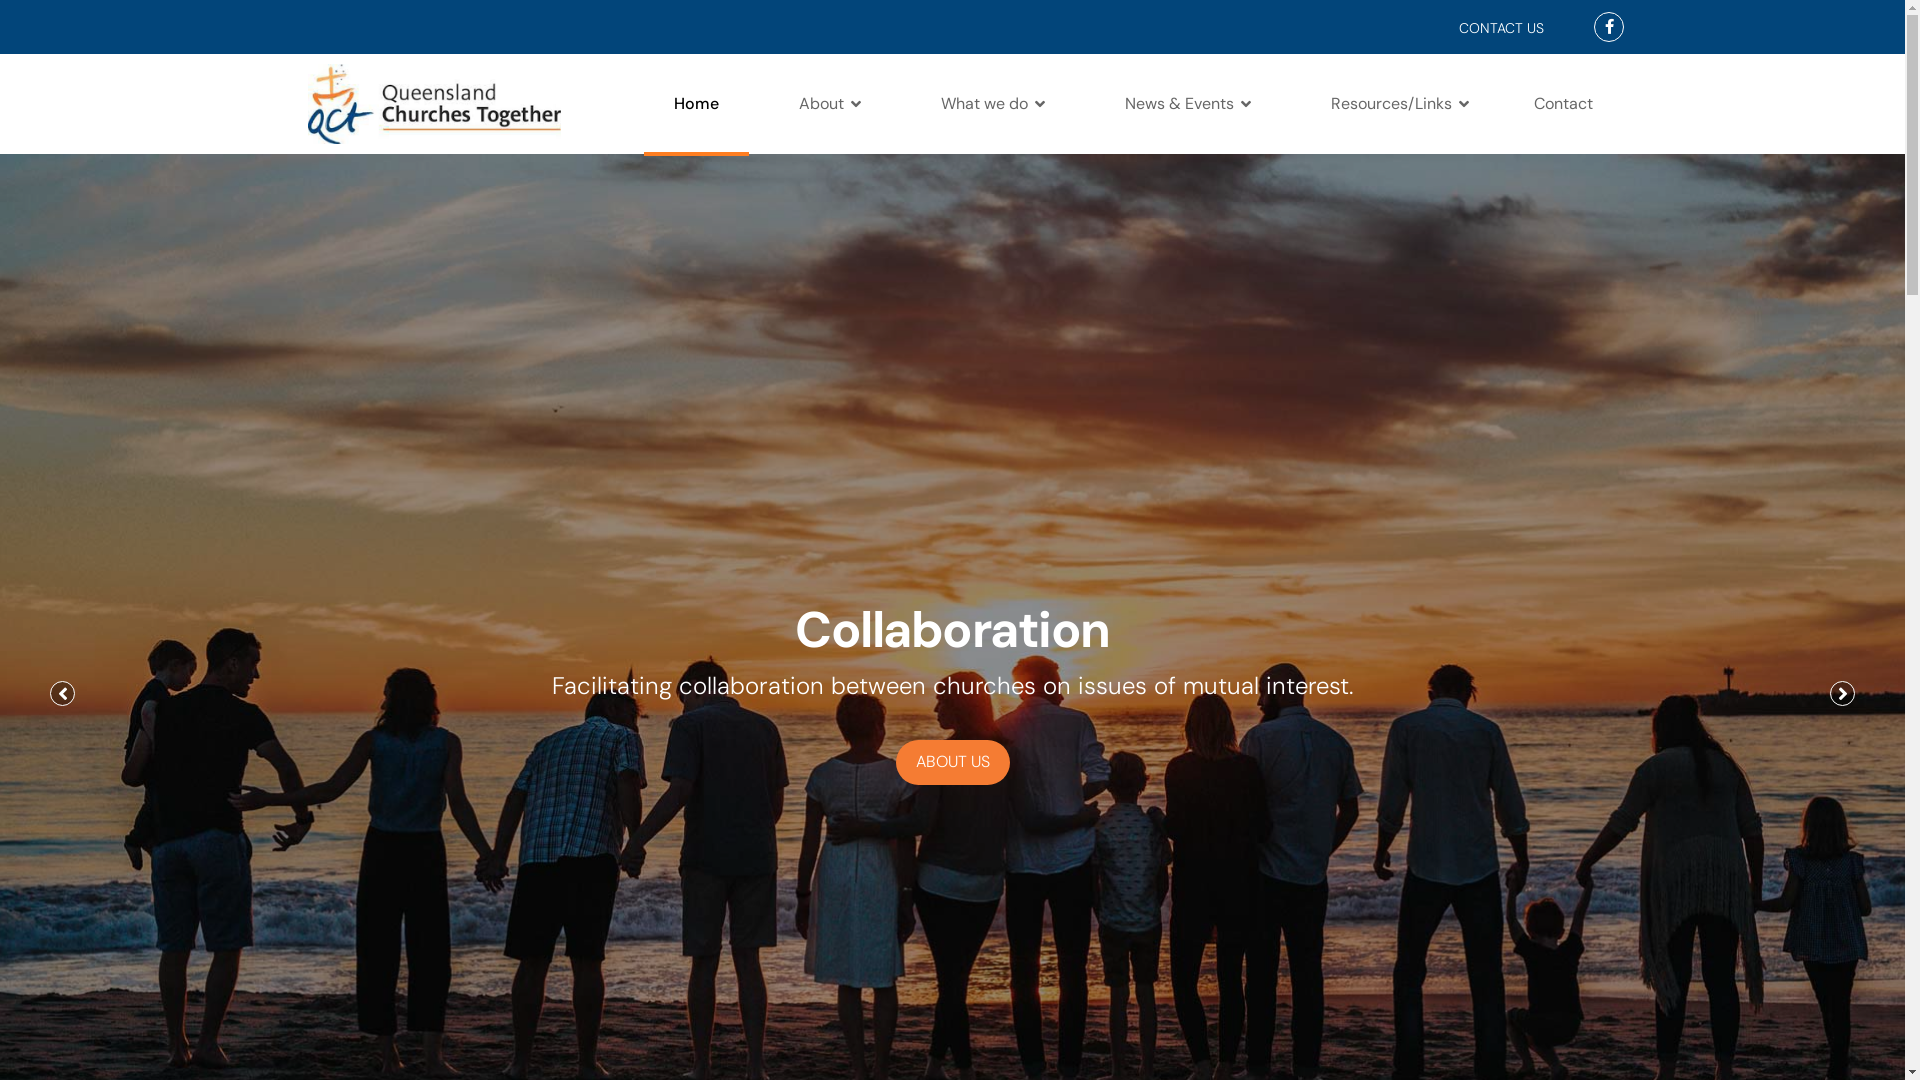  Describe the element at coordinates (952, 762) in the screenshot. I see `'ABOUT US'` at that location.